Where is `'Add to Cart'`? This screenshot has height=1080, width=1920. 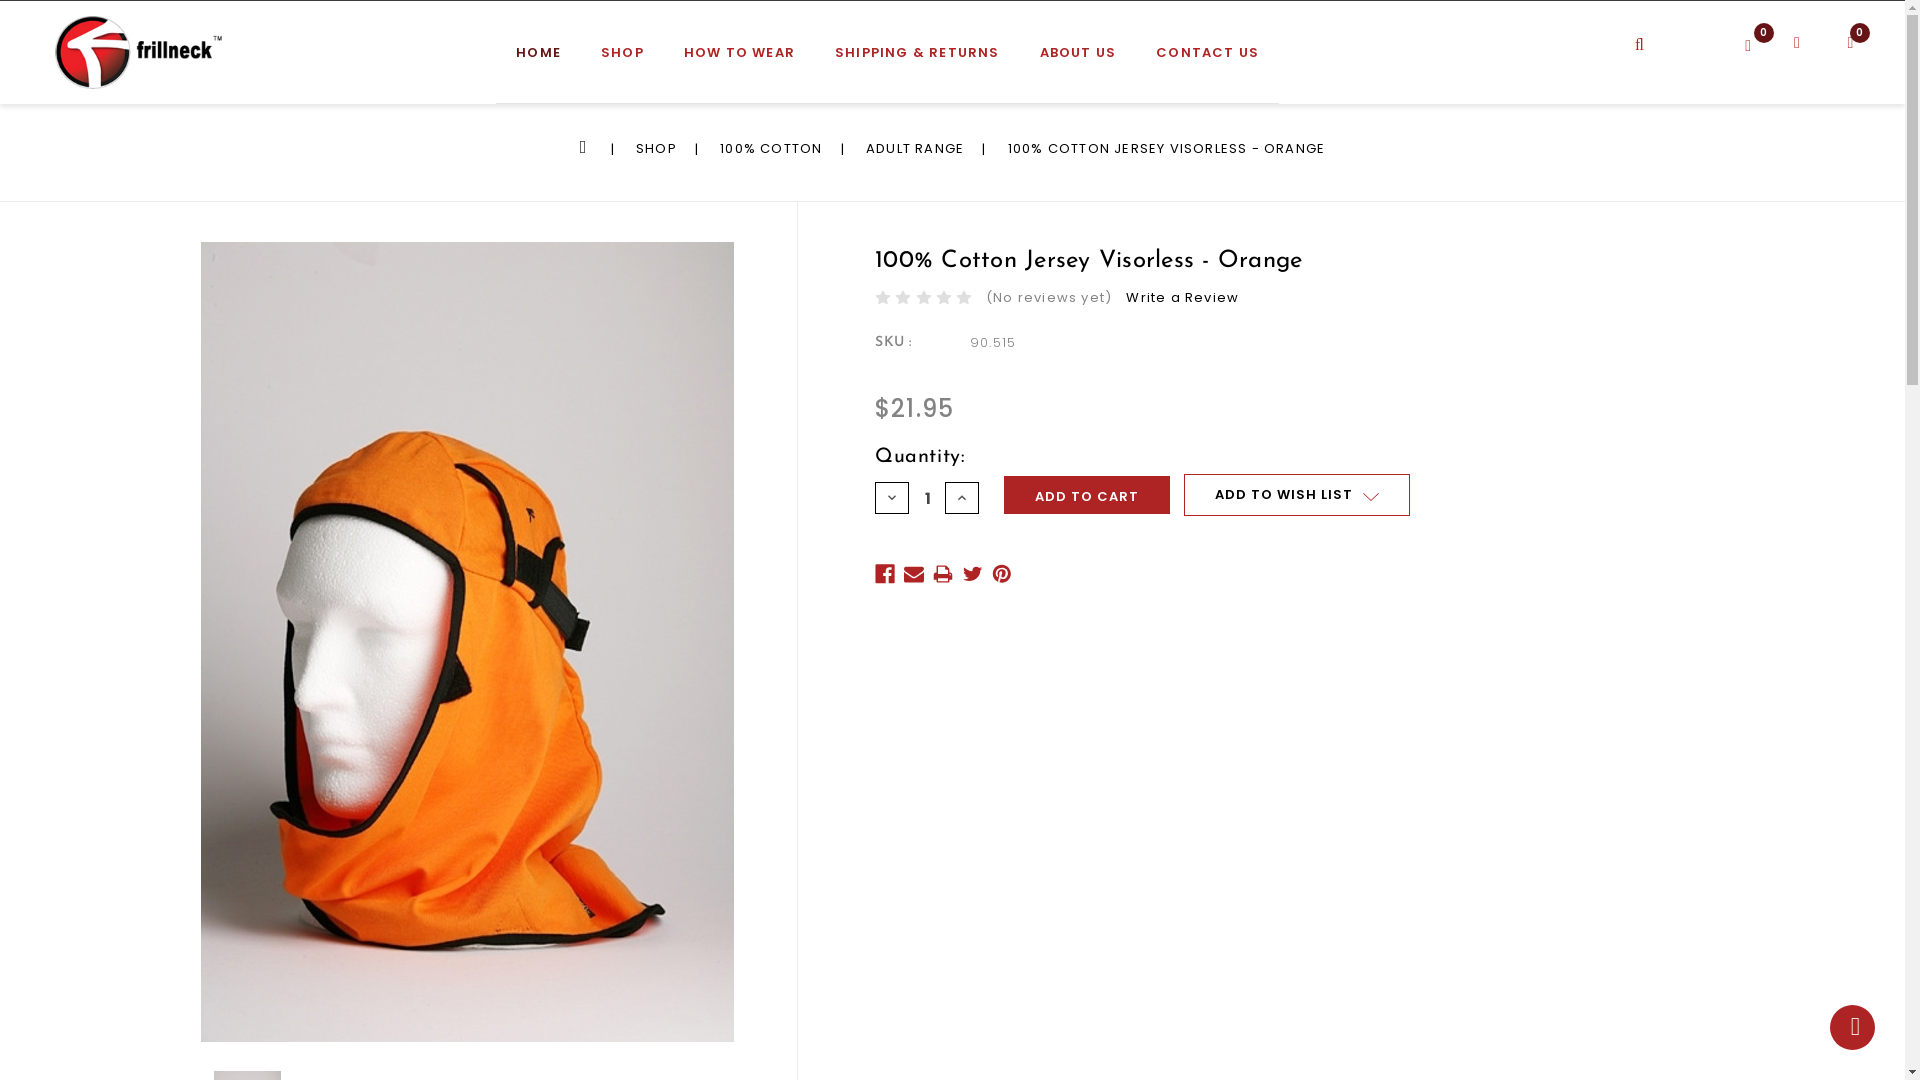
'Add to Cart' is located at coordinates (1003, 494).